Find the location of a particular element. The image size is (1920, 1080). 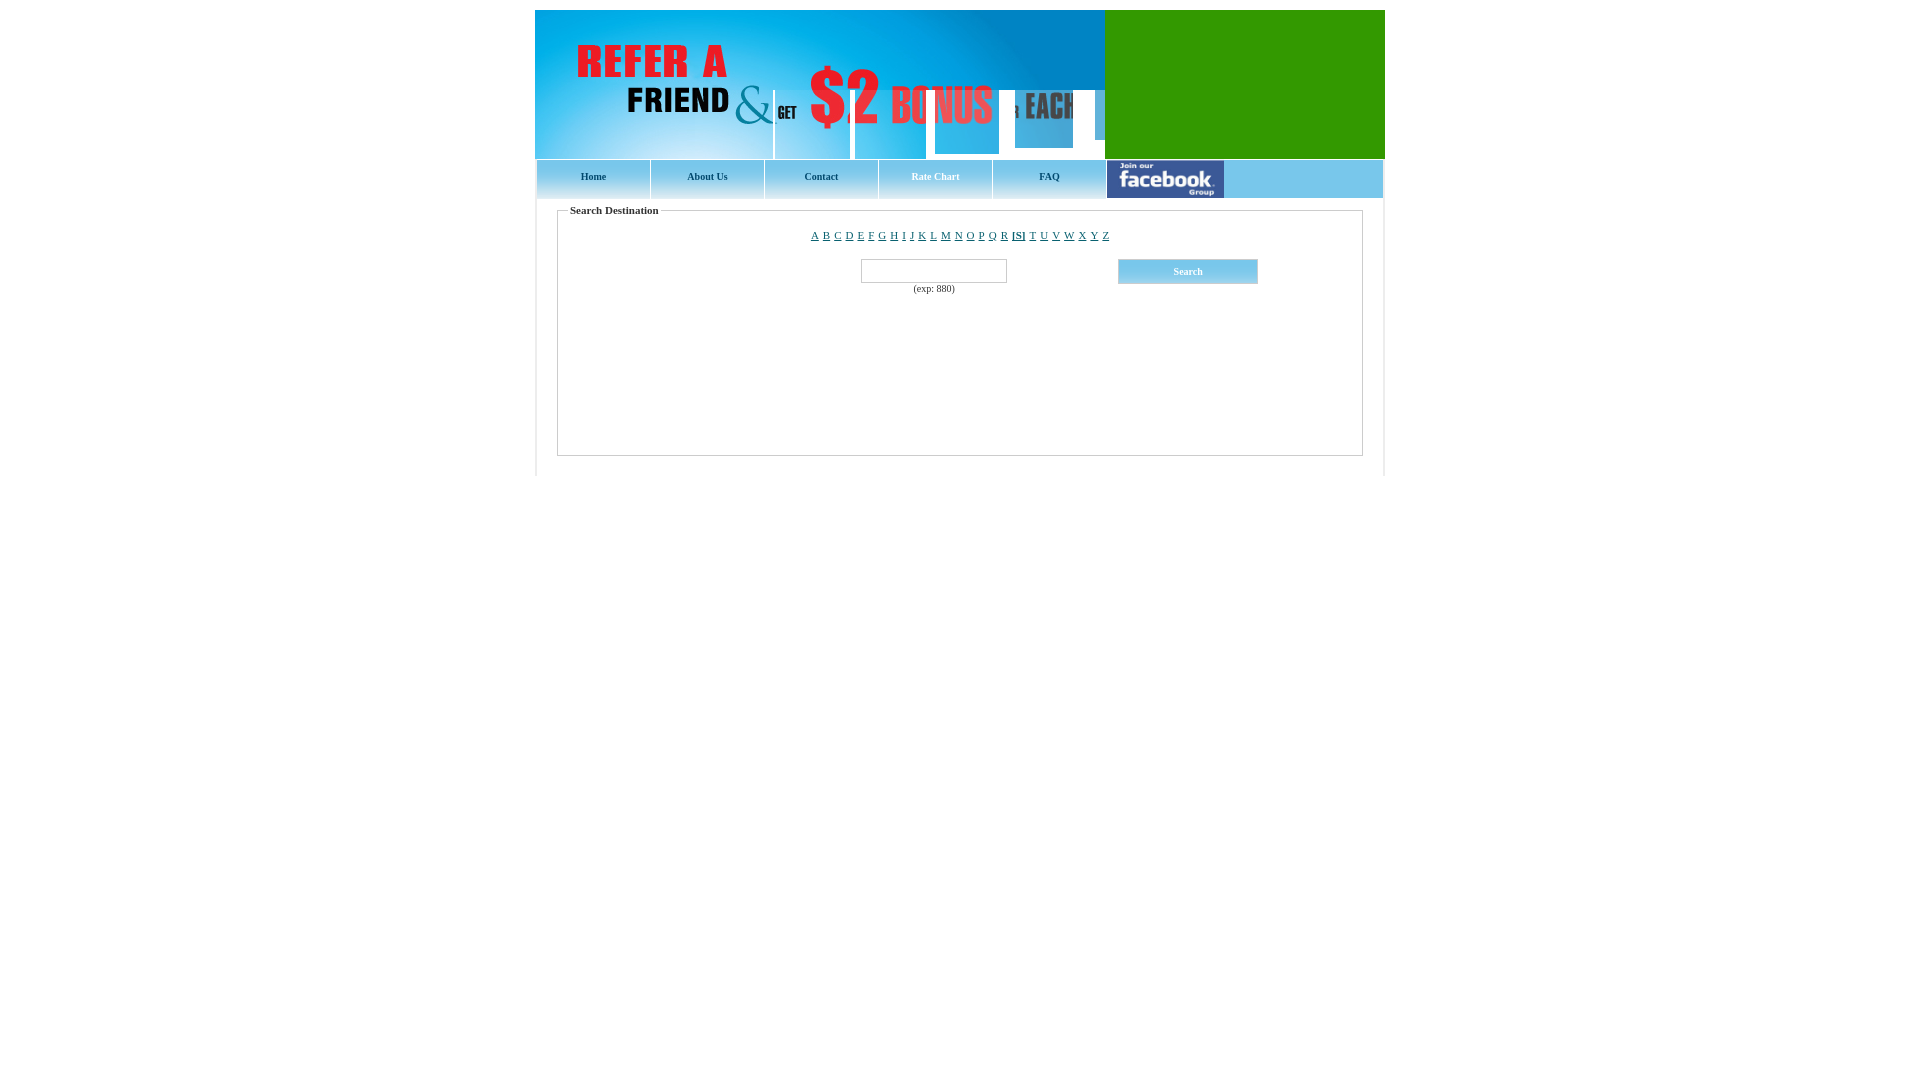

'FAQ' is located at coordinates (993, 177).